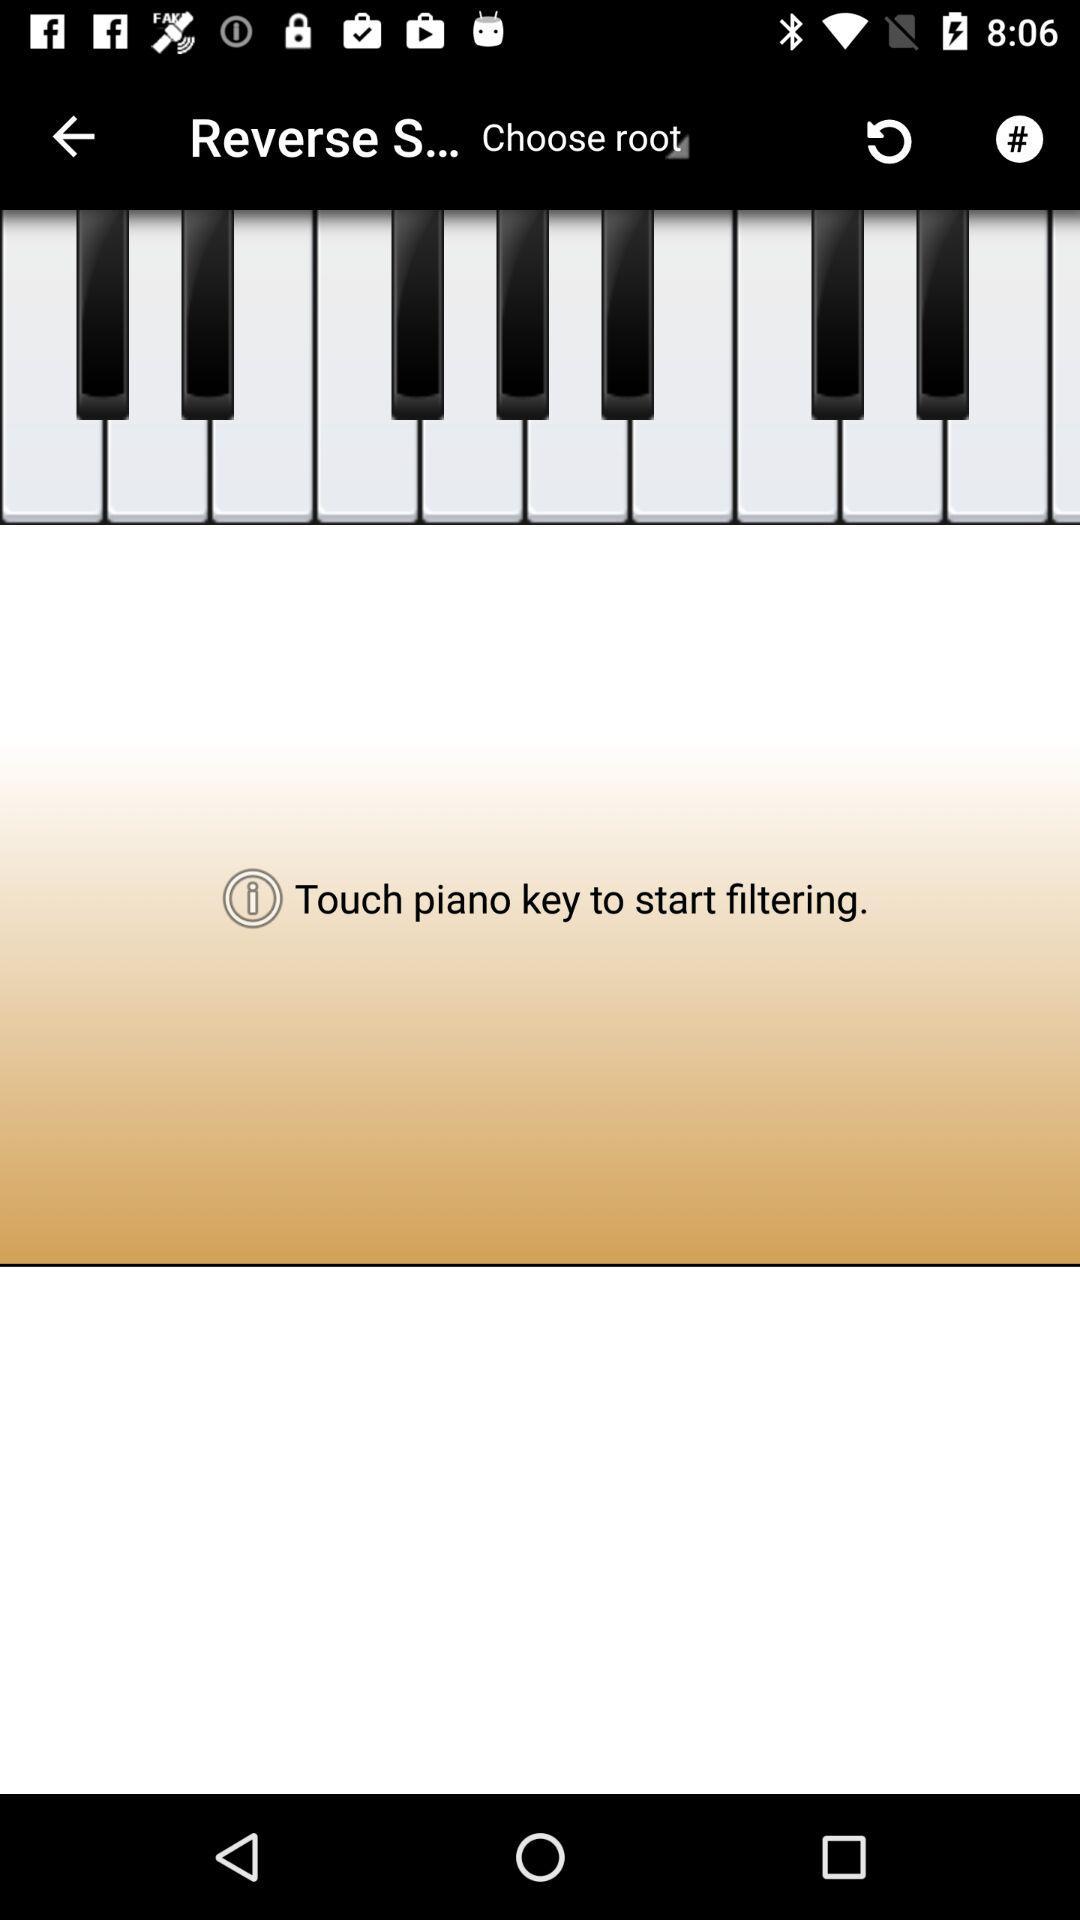 This screenshot has width=1080, height=1920. I want to click on icon to the right of choose root, so click(764, 135).